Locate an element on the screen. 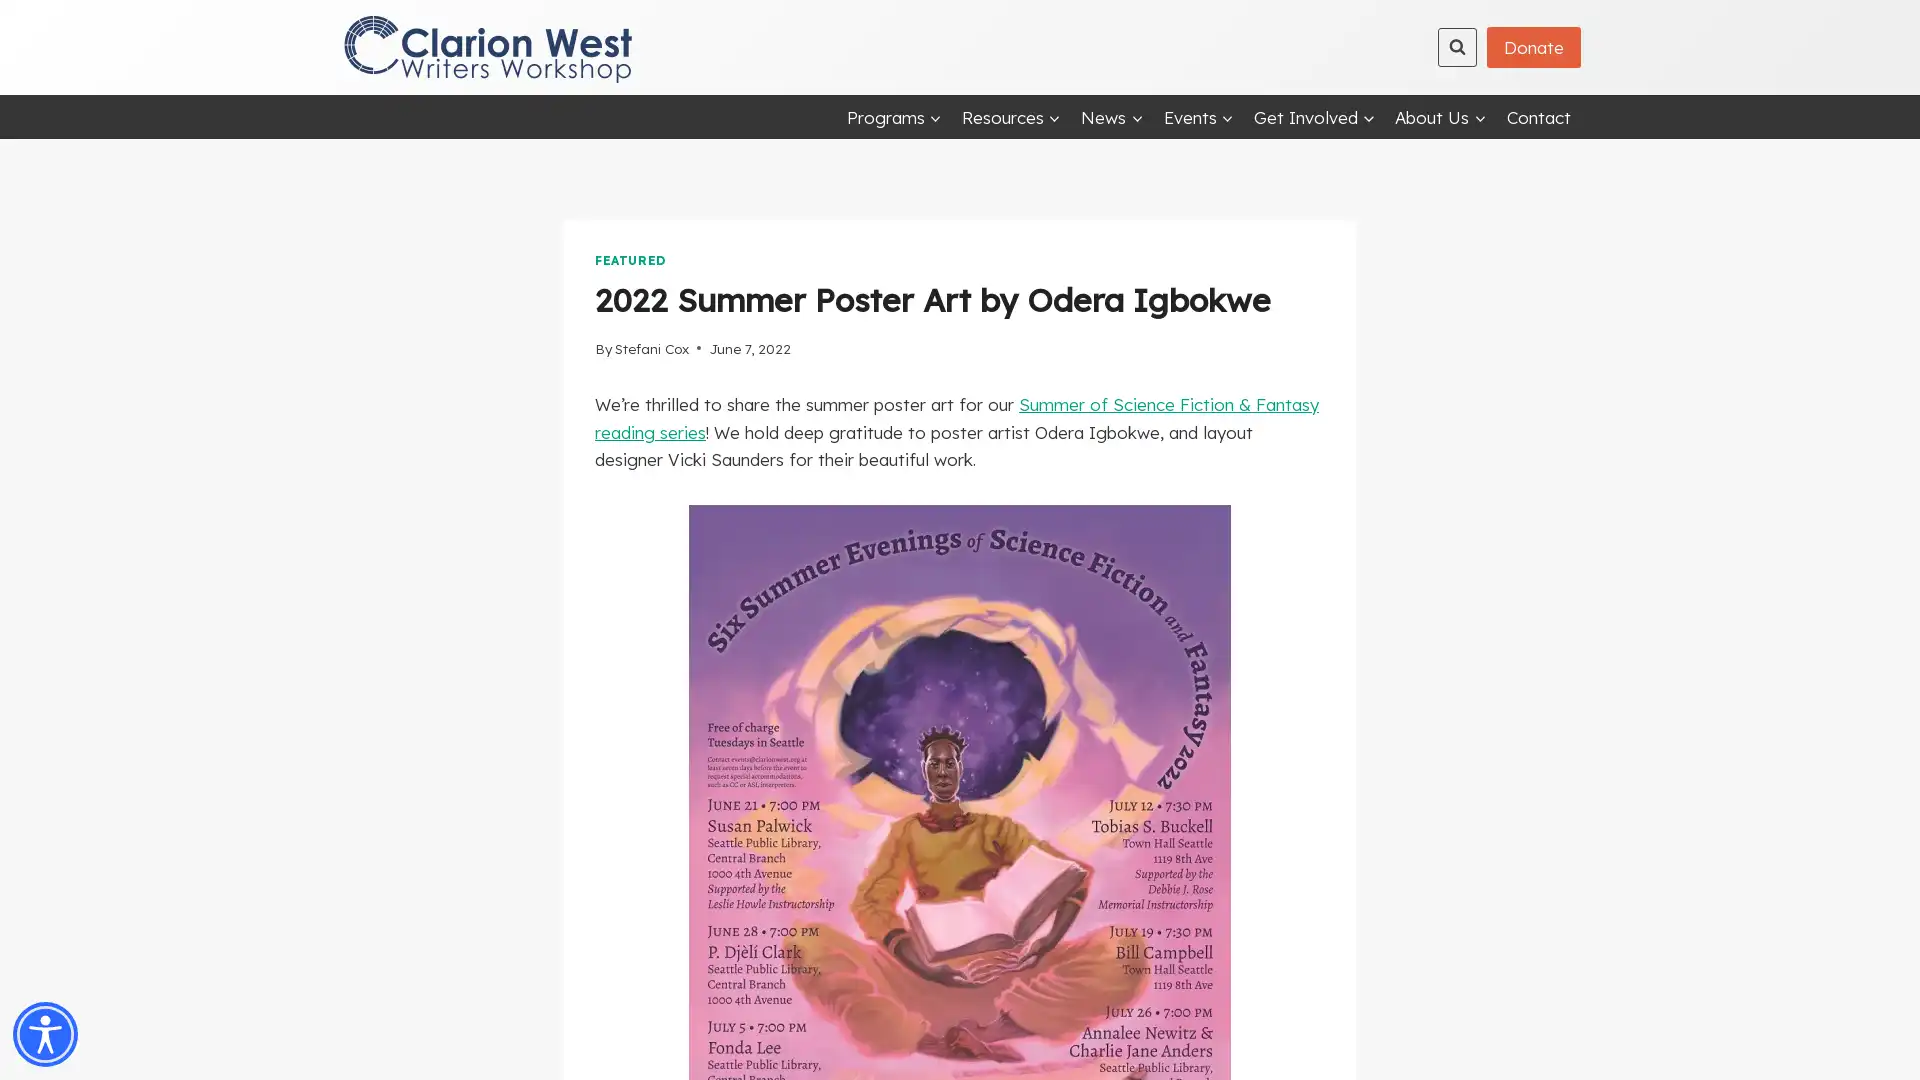 This screenshot has width=1920, height=1080. Expand child menu is located at coordinates (1011, 116).